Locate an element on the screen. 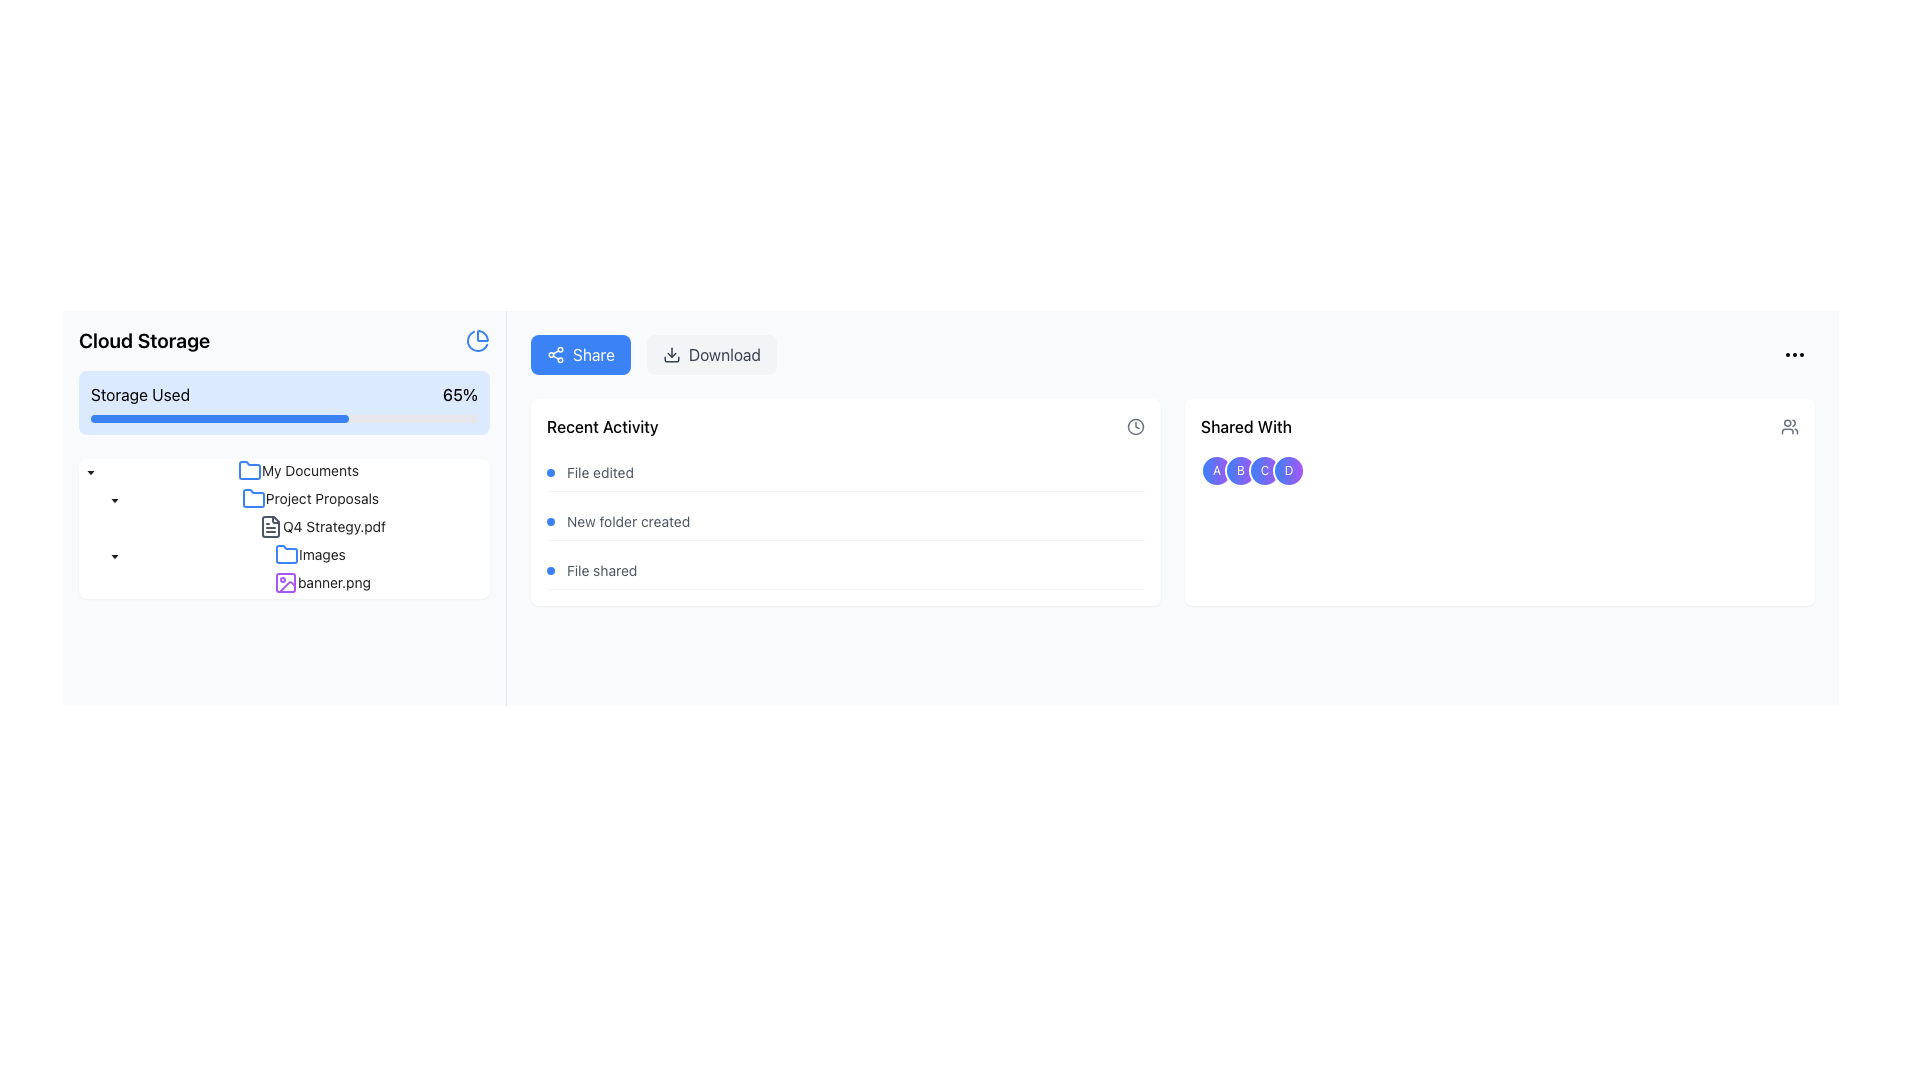 The width and height of the screenshot is (1920, 1080). the text label displaying the filename 'Q4 Strategy.pdf' is located at coordinates (334, 525).